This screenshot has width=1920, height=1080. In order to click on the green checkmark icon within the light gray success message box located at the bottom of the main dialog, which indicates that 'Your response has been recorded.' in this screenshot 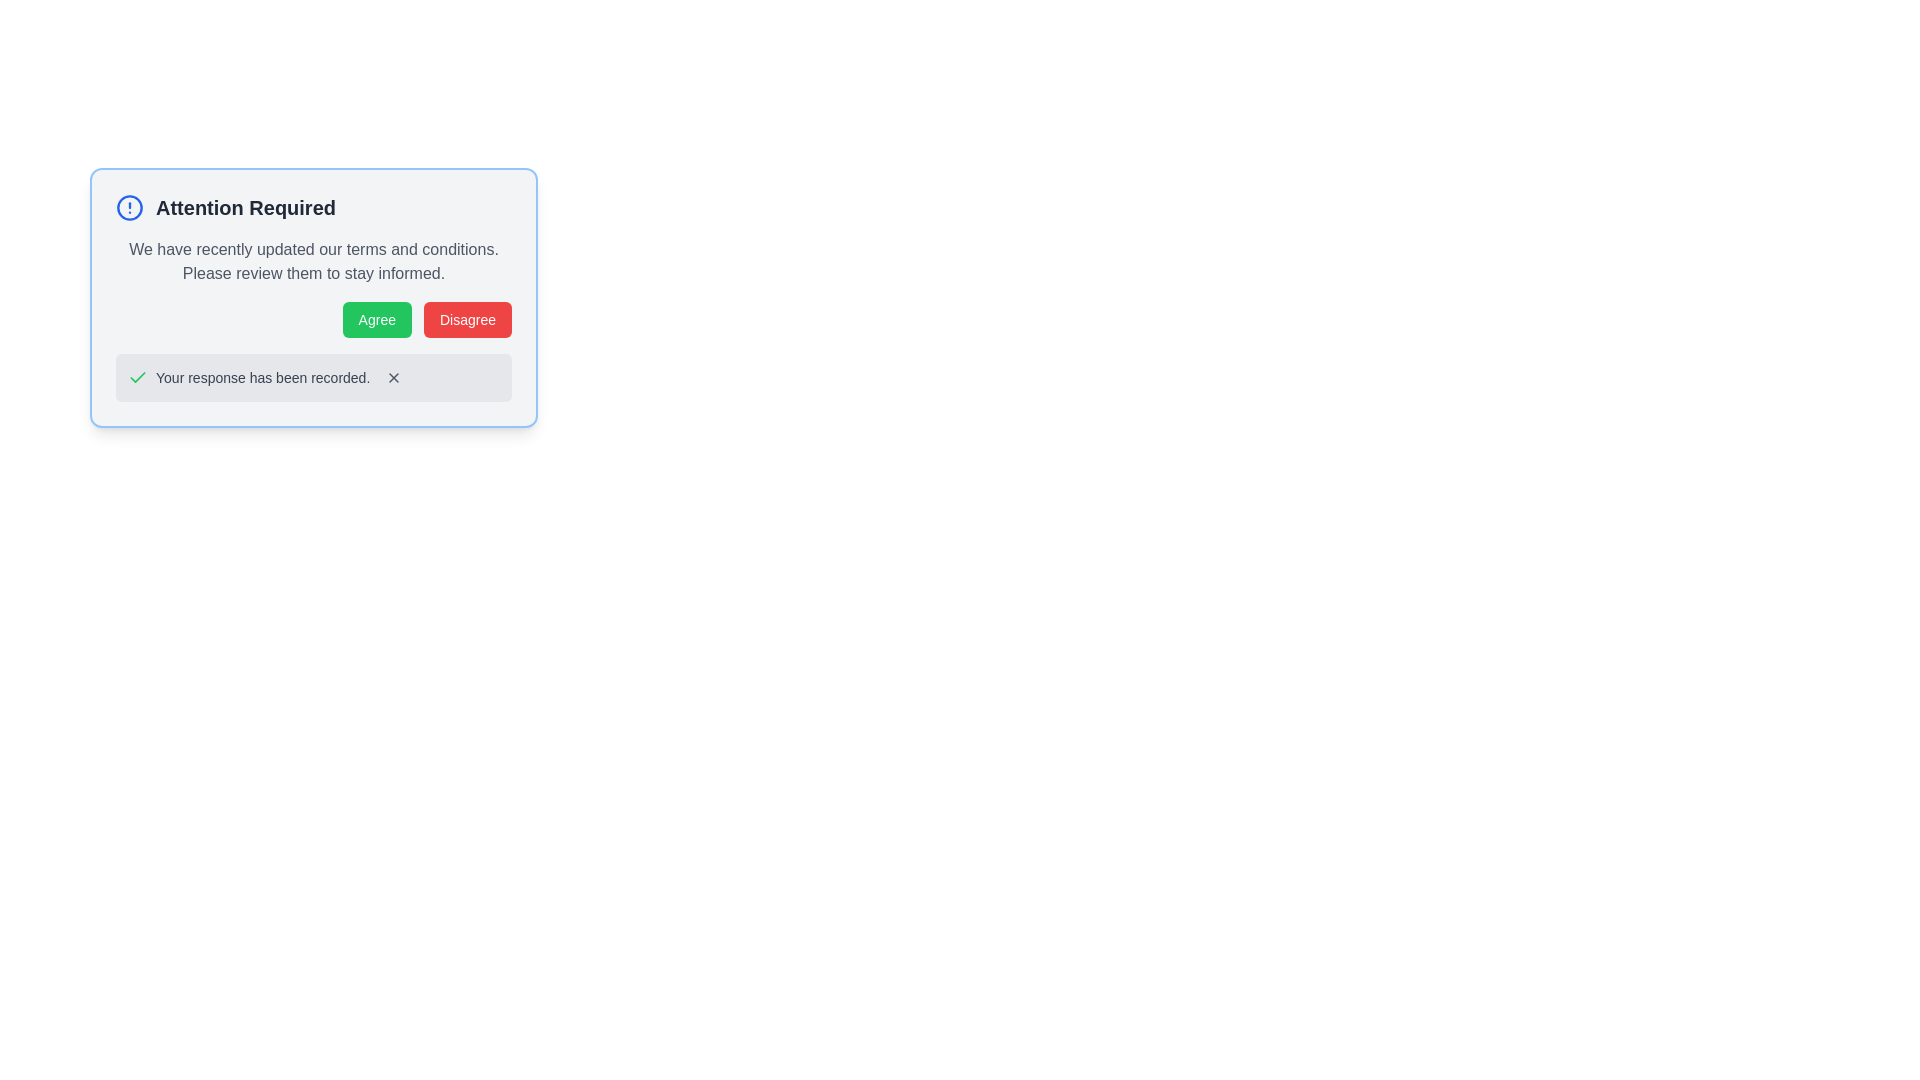, I will do `click(137, 378)`.